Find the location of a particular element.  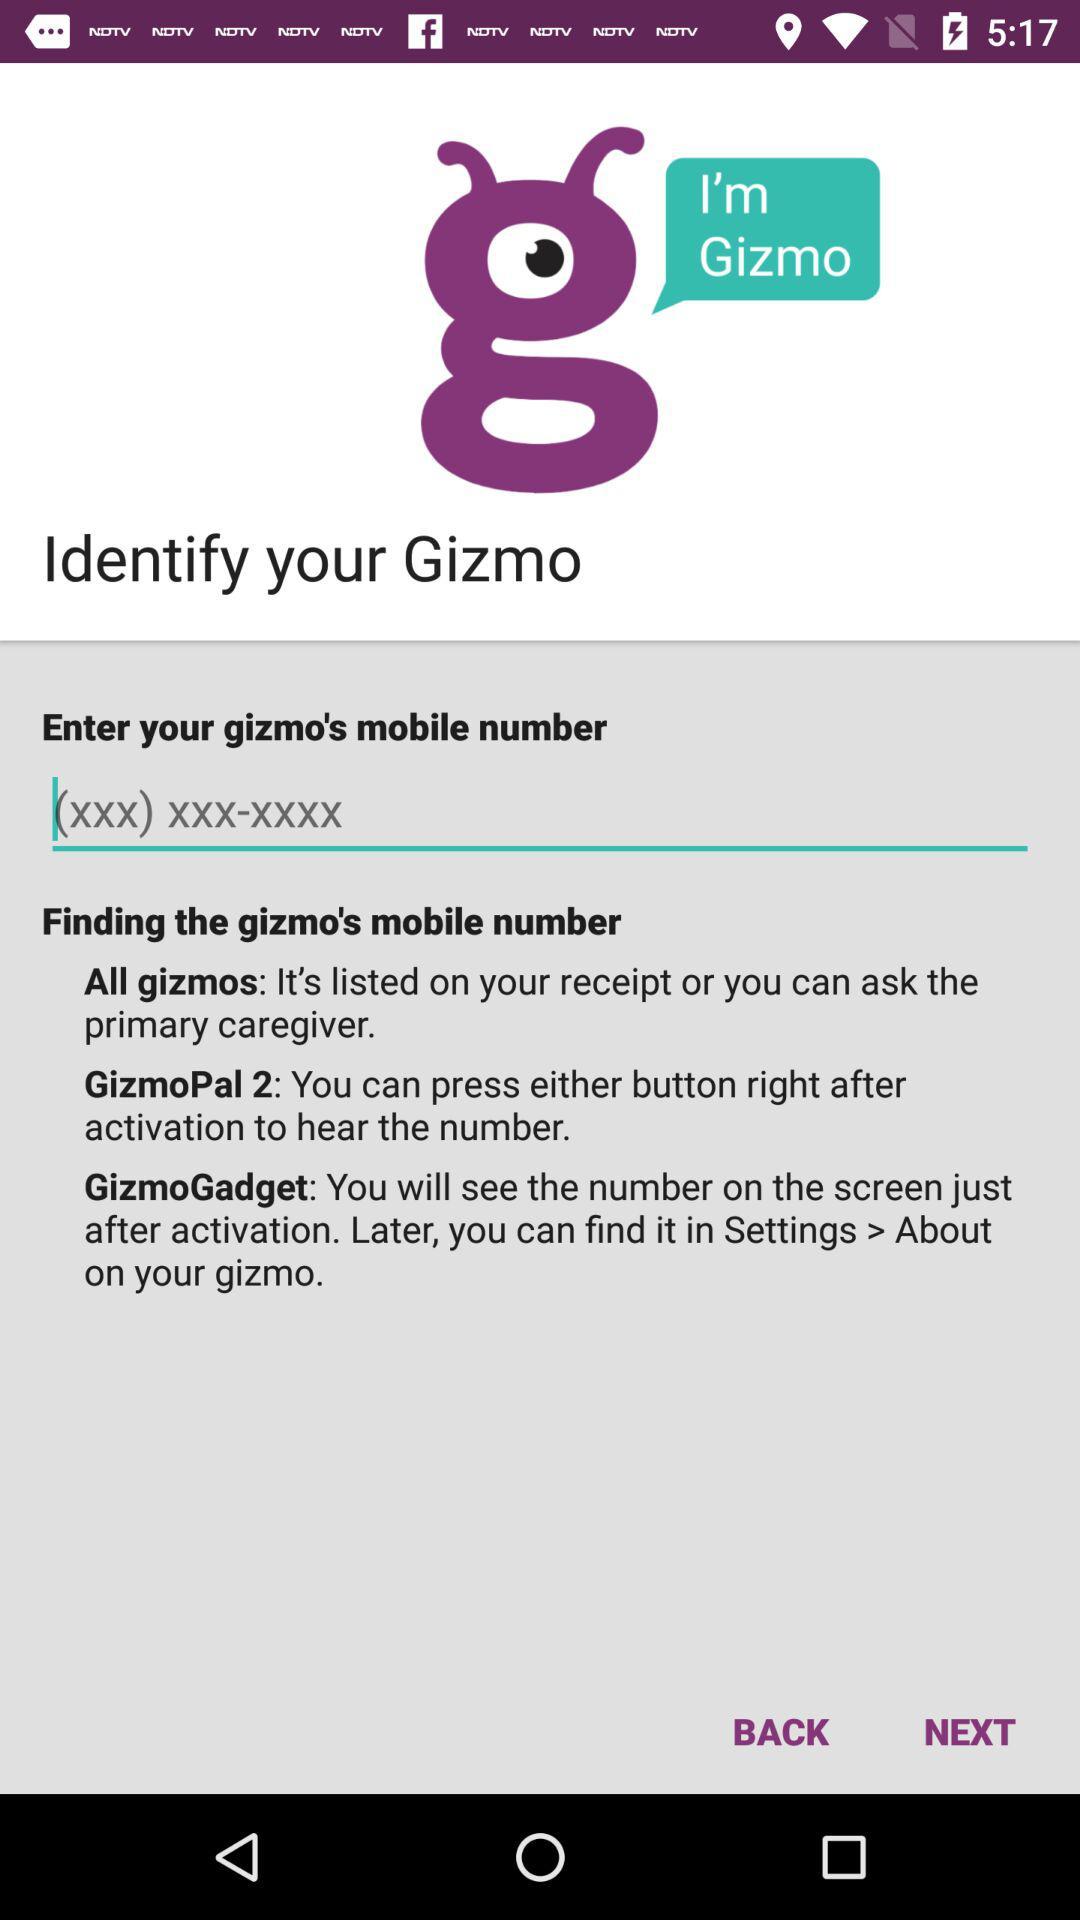

gizmo account is located at coordinates (538, 308).